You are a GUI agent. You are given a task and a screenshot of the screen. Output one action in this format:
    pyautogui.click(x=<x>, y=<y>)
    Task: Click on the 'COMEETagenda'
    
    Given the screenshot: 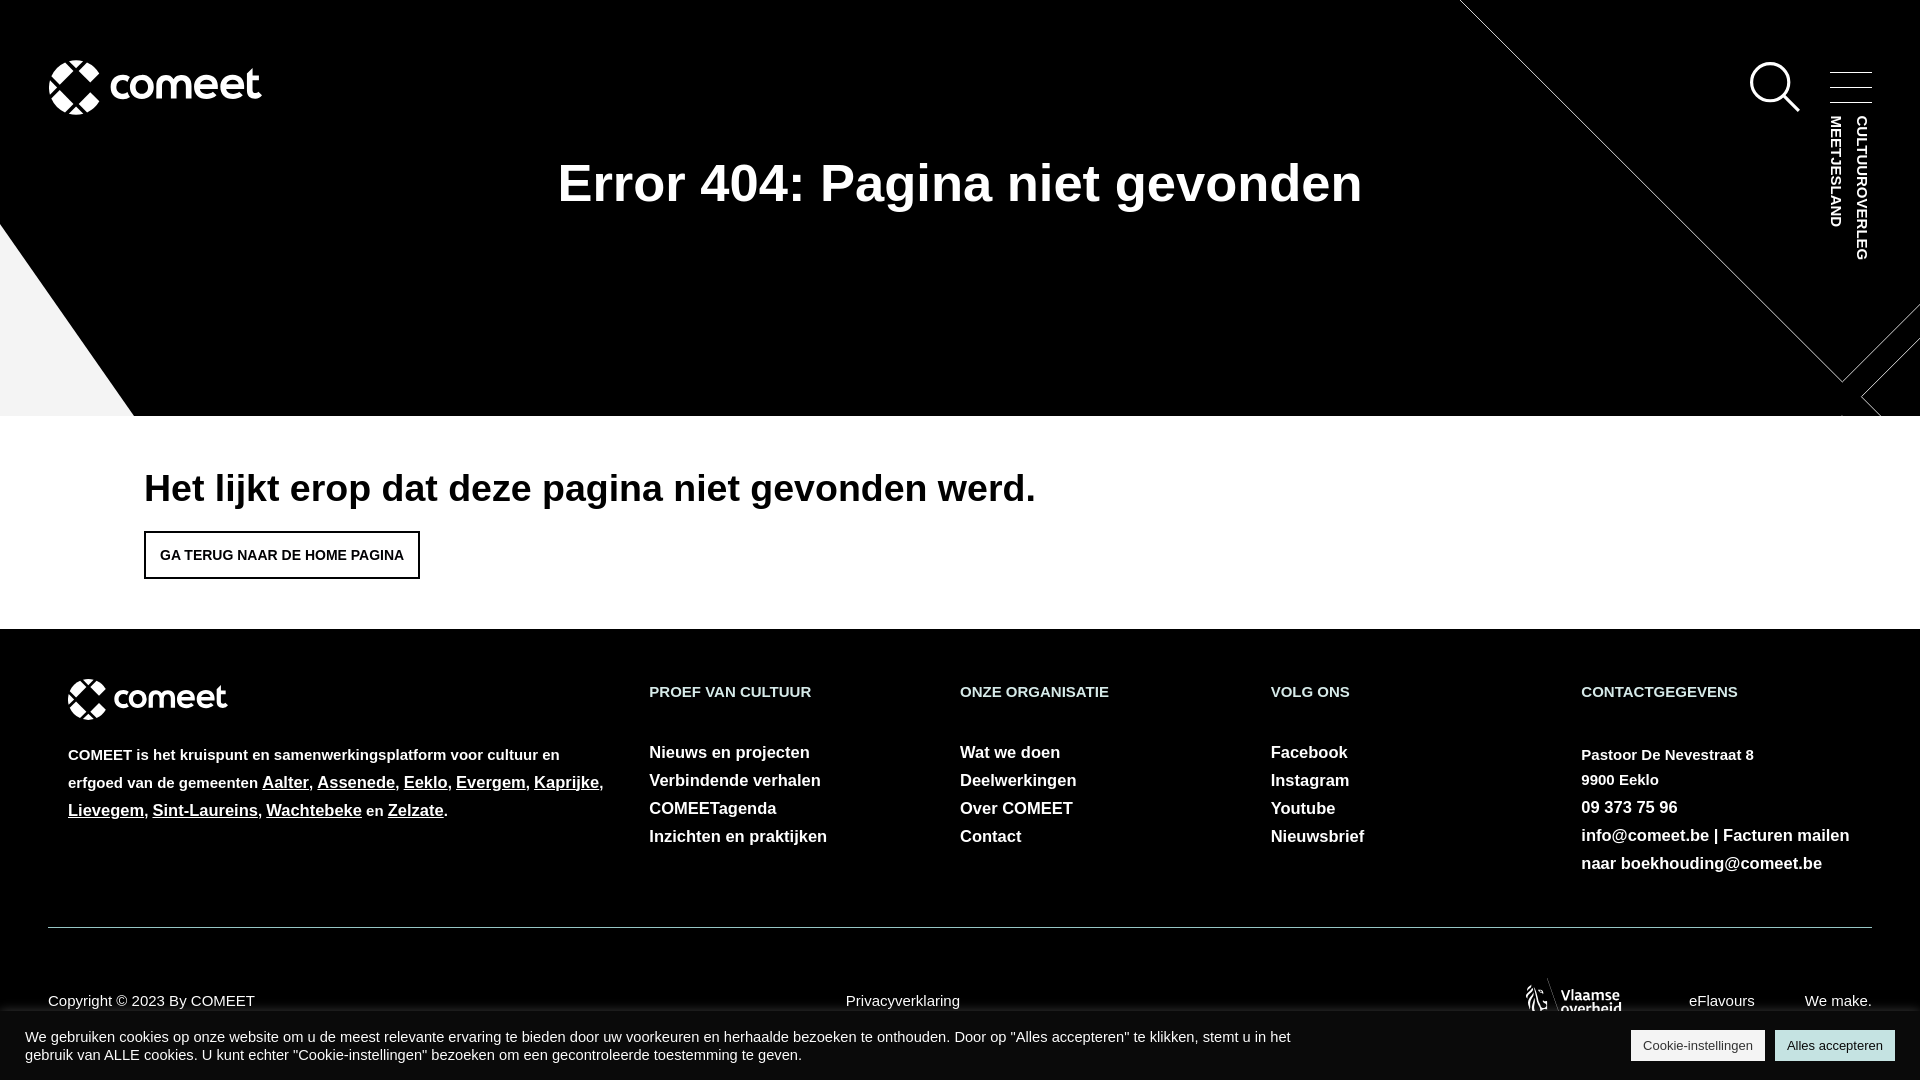 What is the action you would take?
    pyautogui.click(x=648, y=806)
    